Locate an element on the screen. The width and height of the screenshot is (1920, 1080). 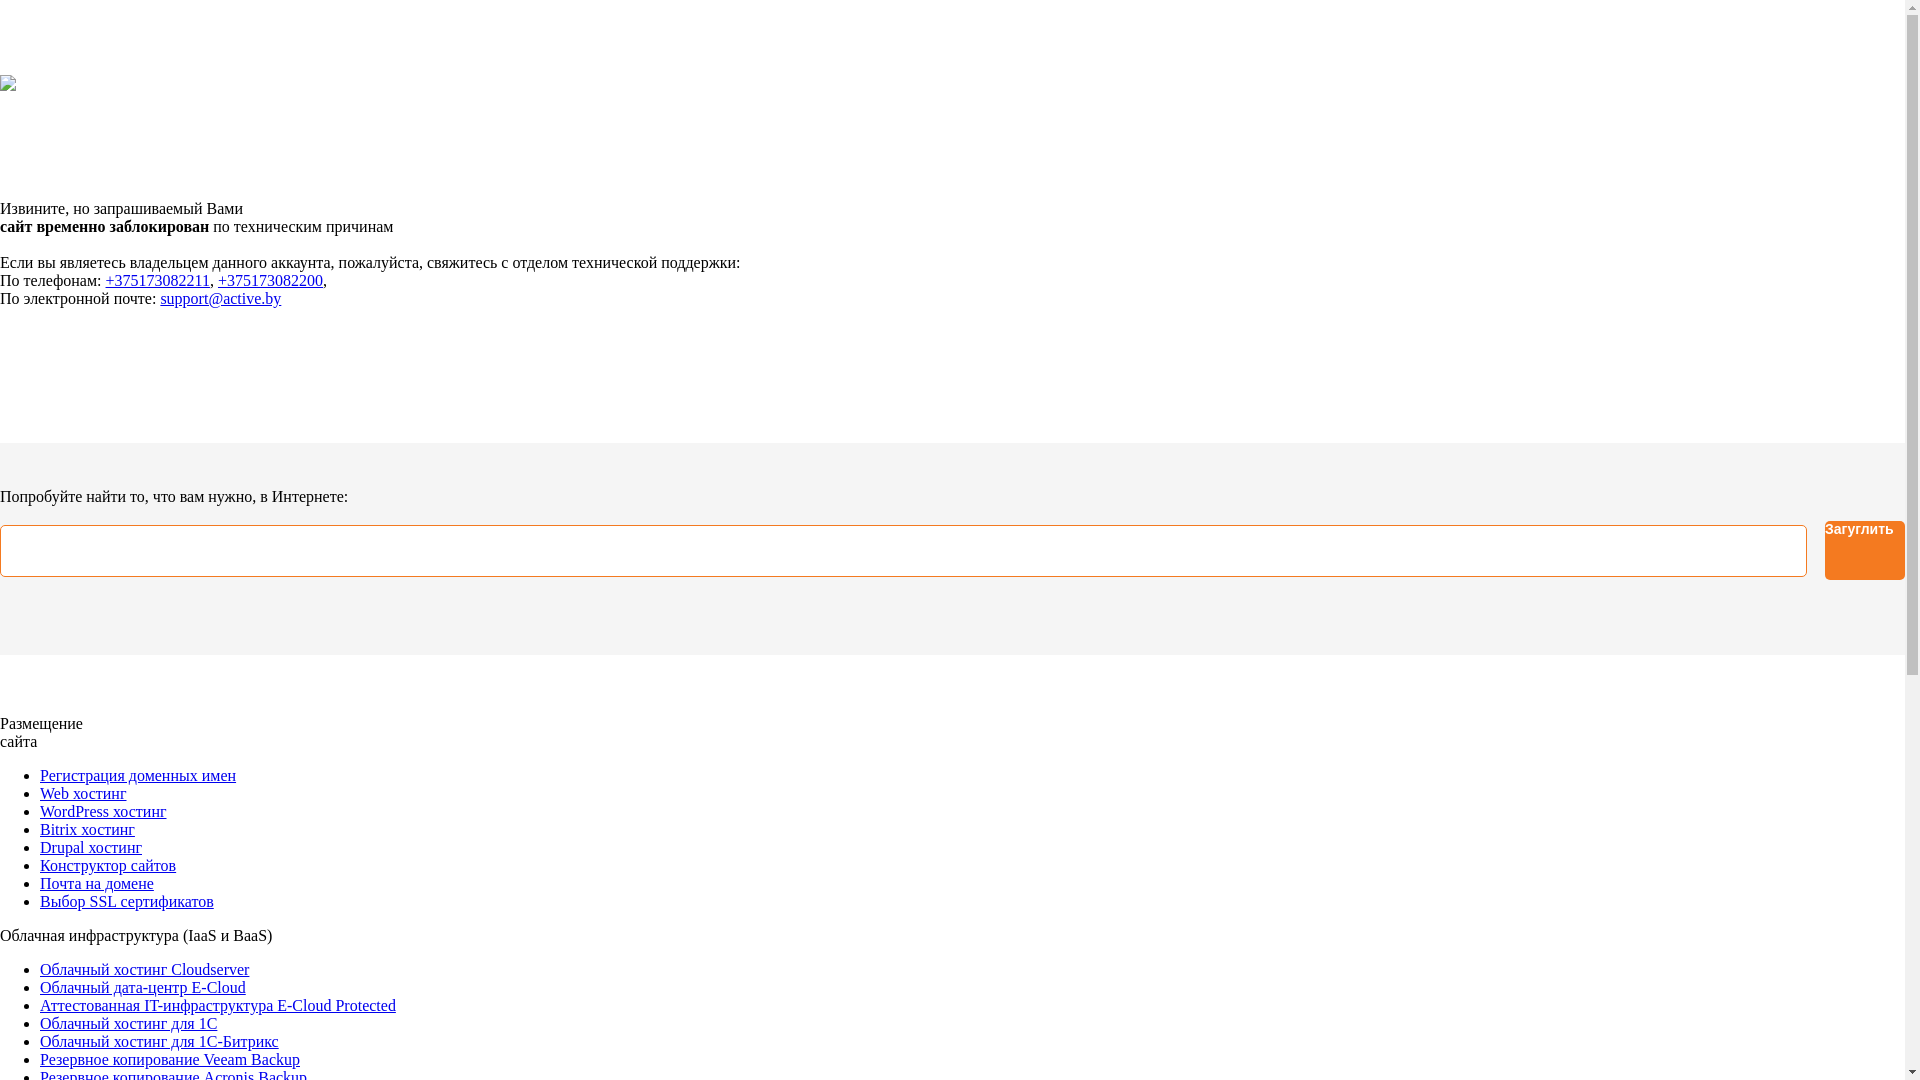
'+375173082211' is located at coordinates (157, 280).